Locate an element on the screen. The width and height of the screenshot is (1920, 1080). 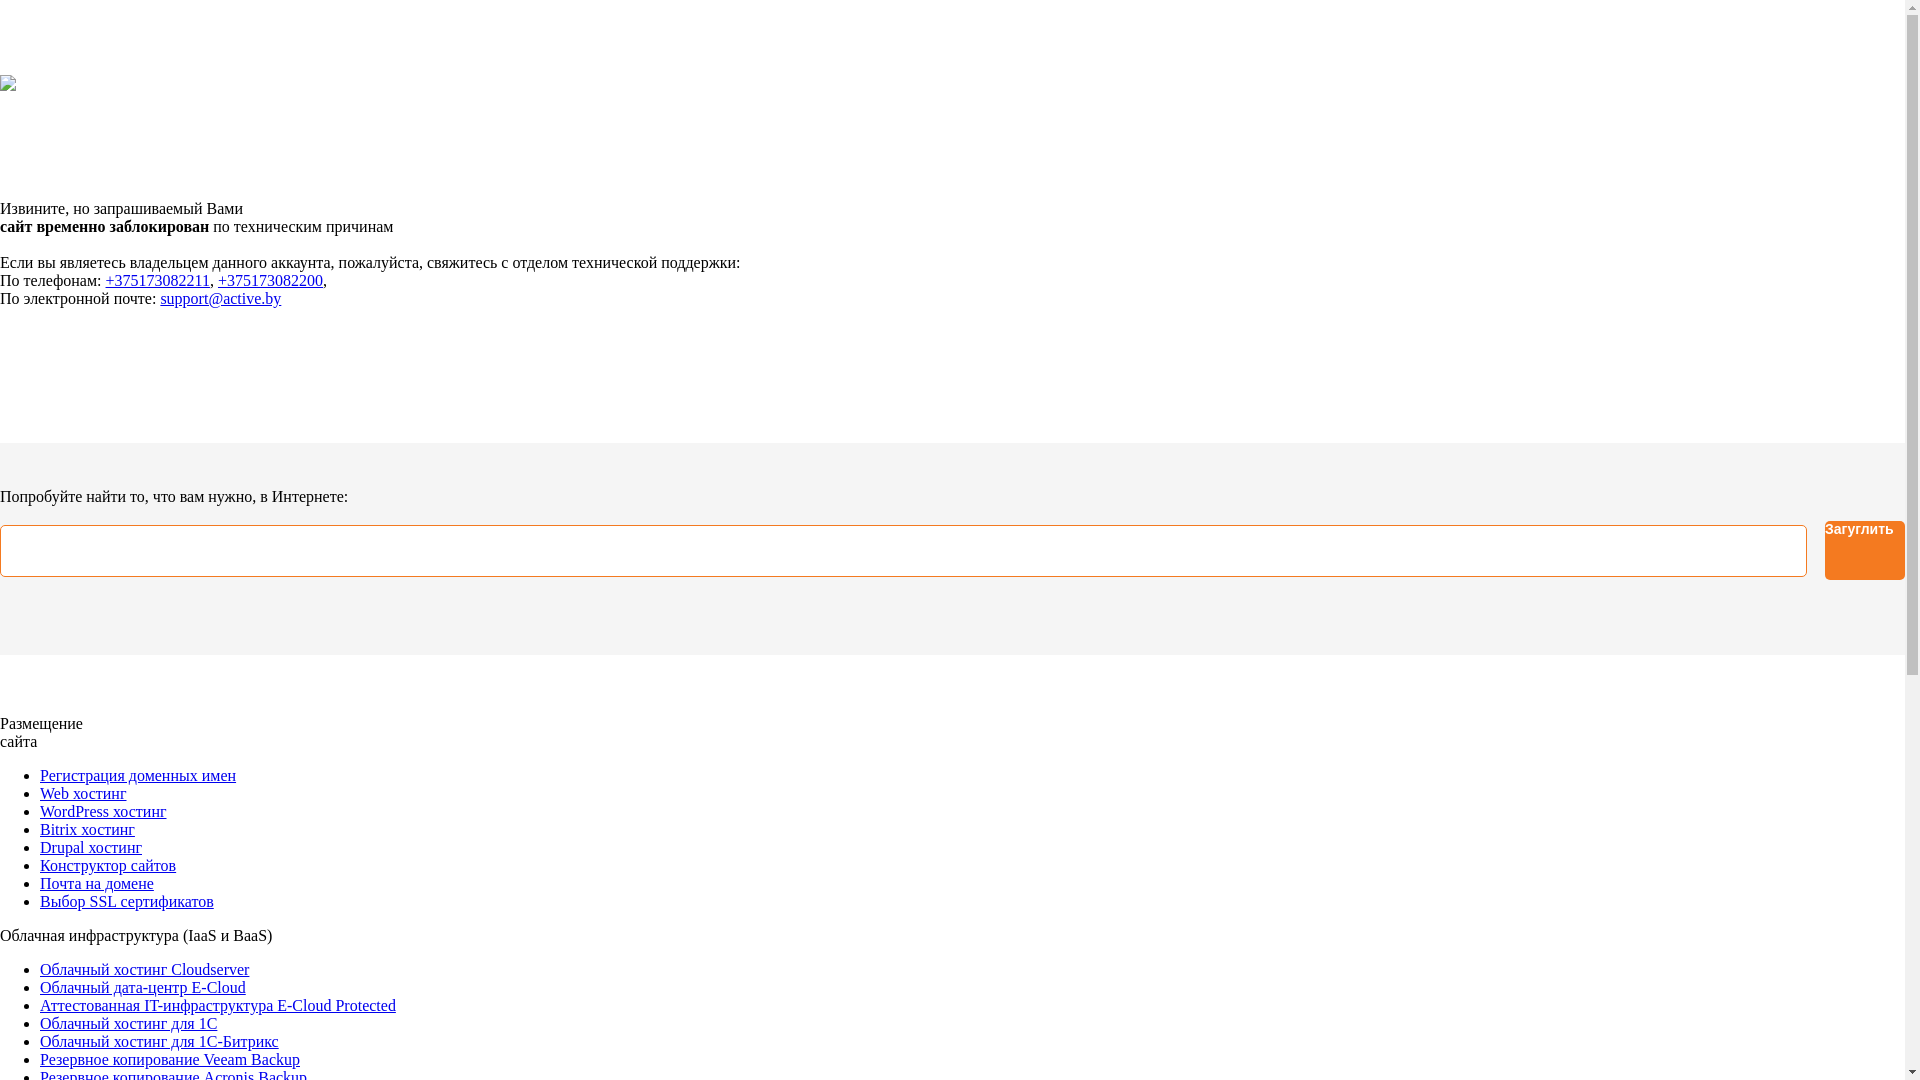
'+375173082211' is located at coordinates (157, 280).